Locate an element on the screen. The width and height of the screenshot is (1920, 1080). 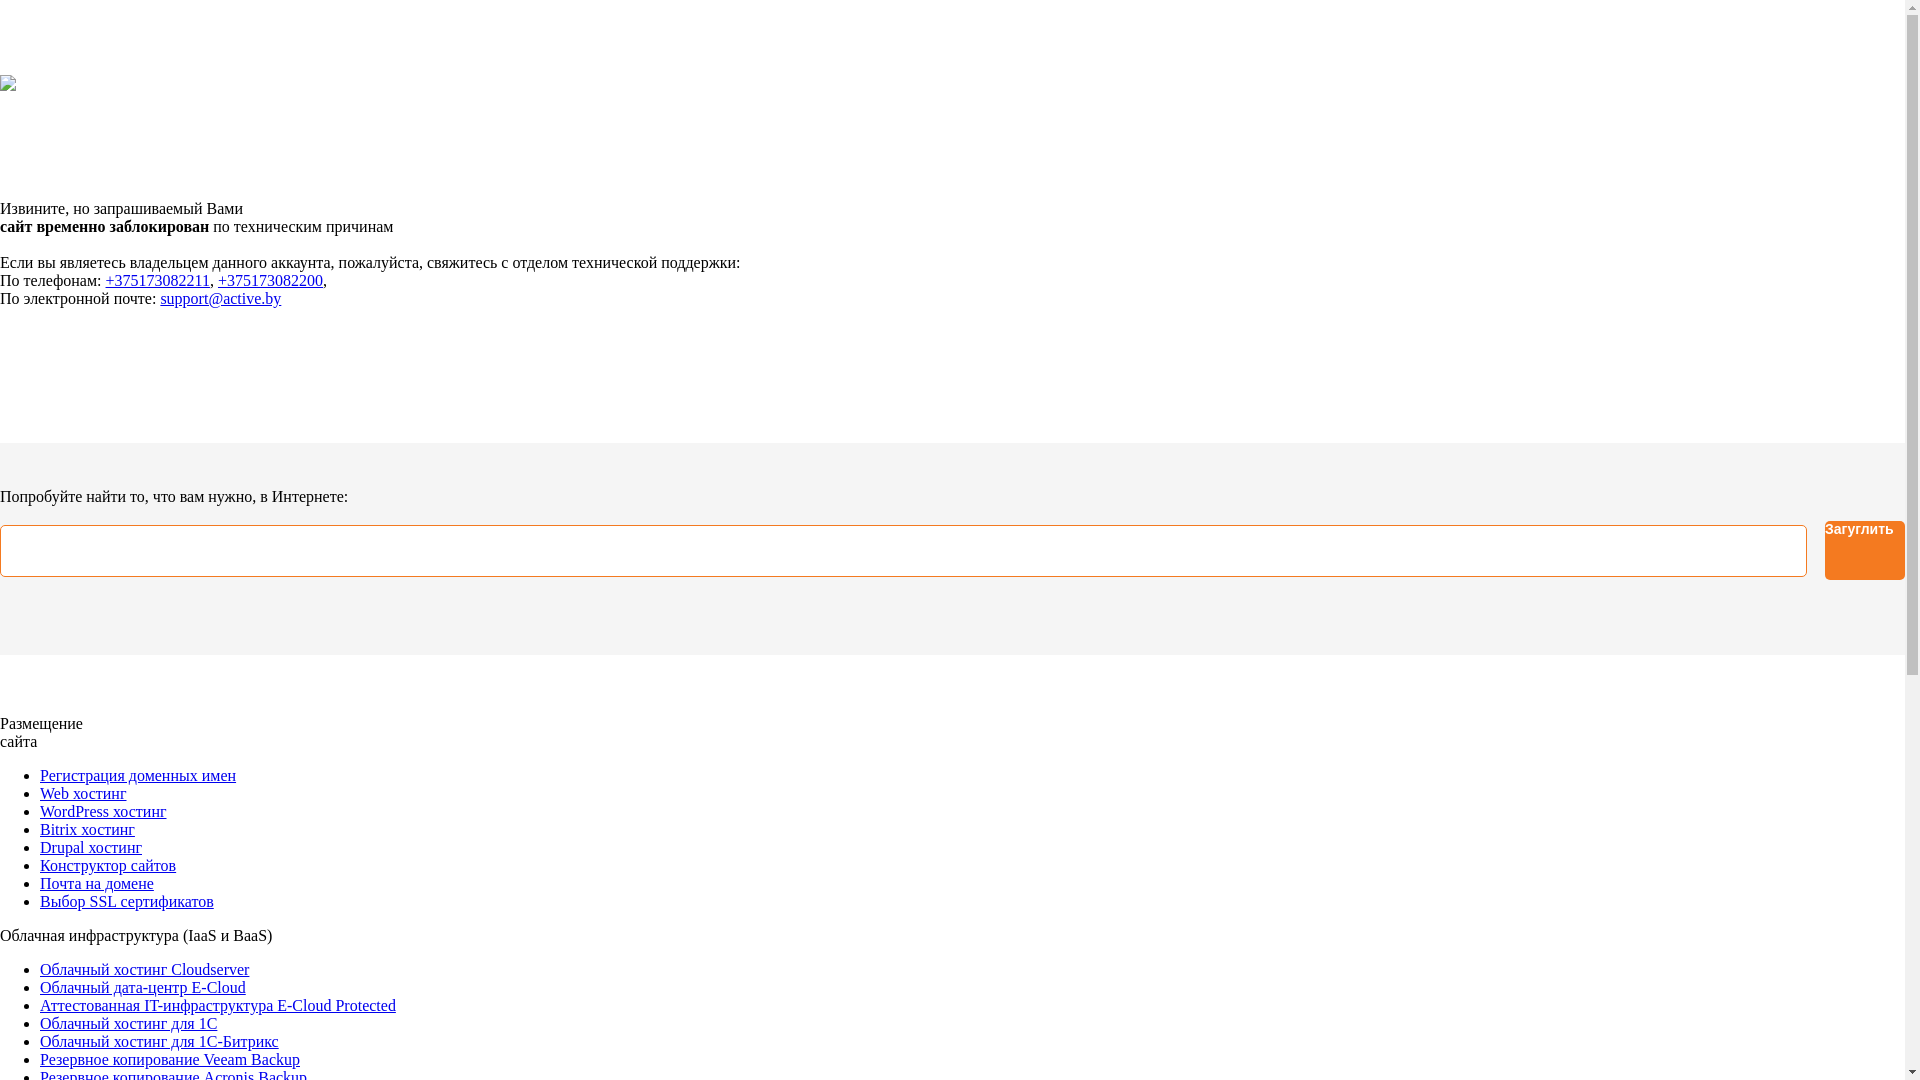
'+375173082211' is located at coordinates (157, 280).